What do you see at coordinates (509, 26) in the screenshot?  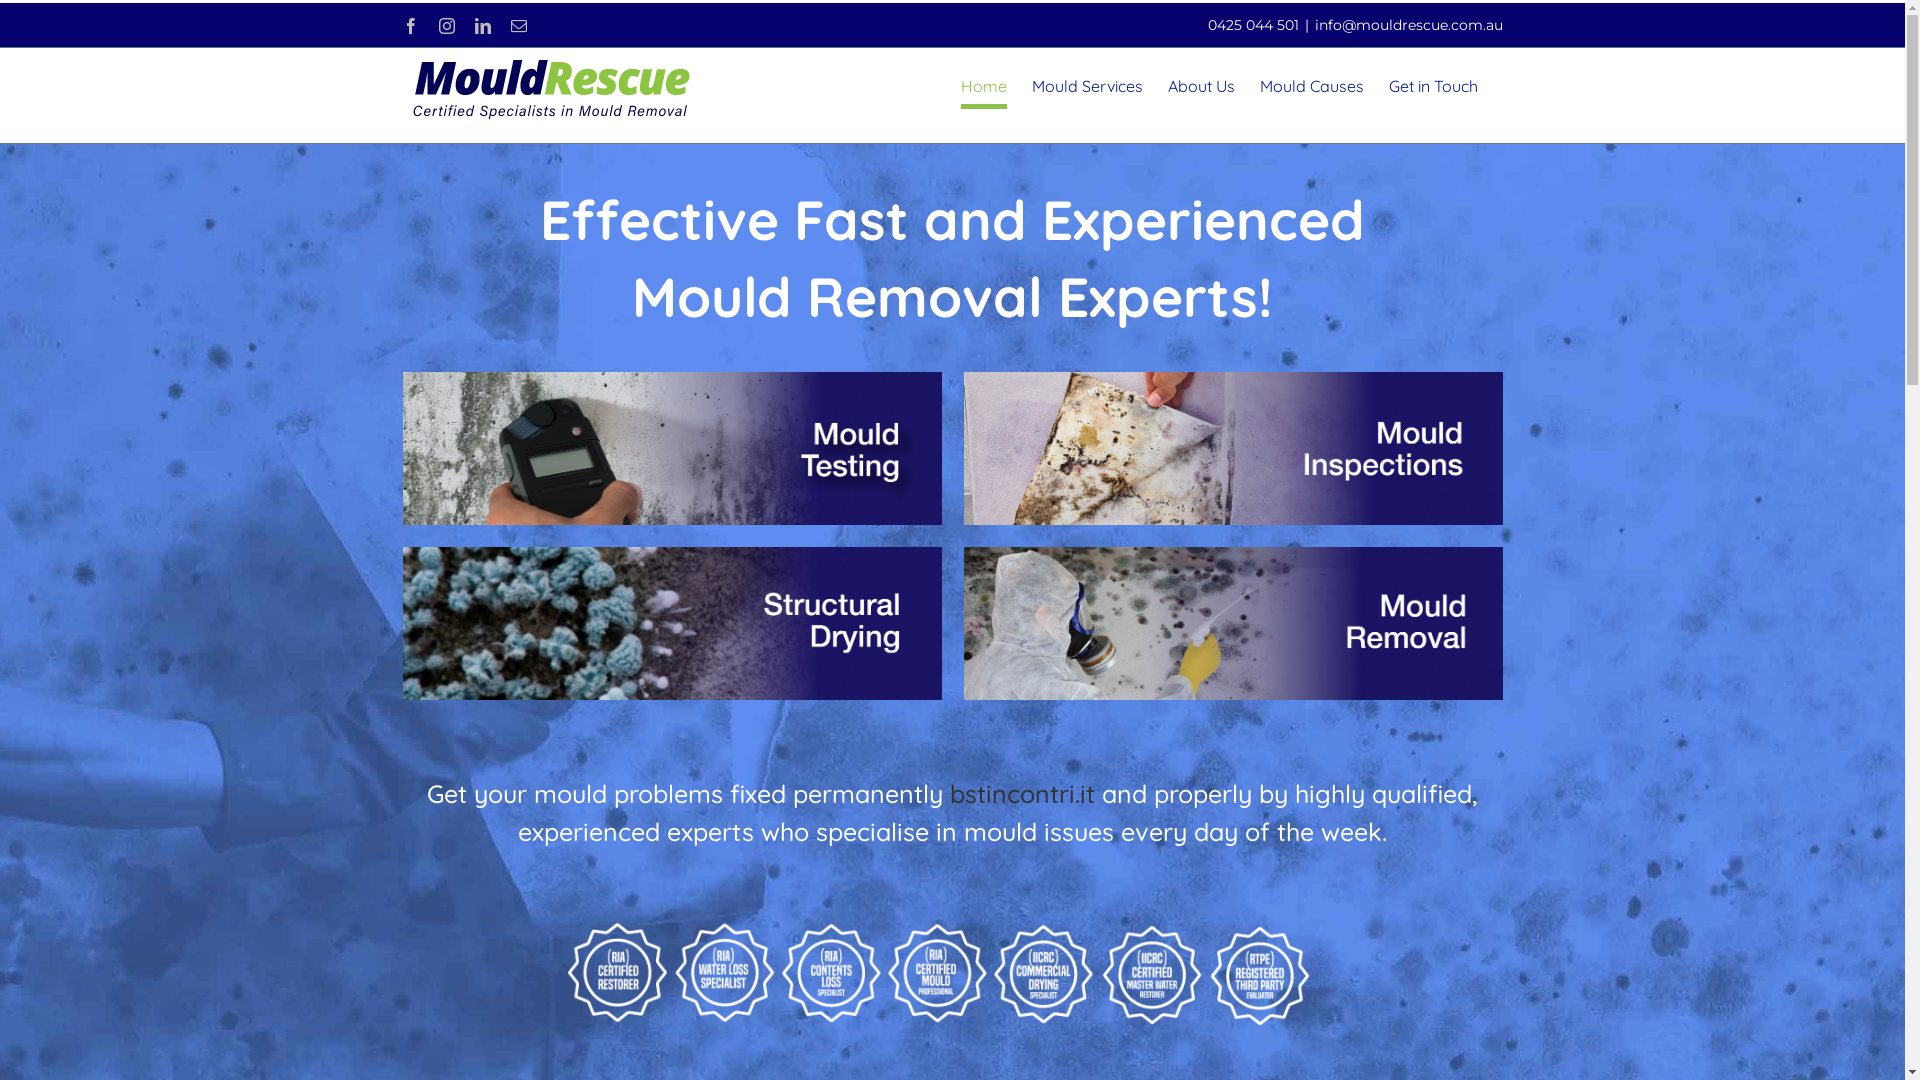 I see `'Email'` at bounding box center [509, 26].